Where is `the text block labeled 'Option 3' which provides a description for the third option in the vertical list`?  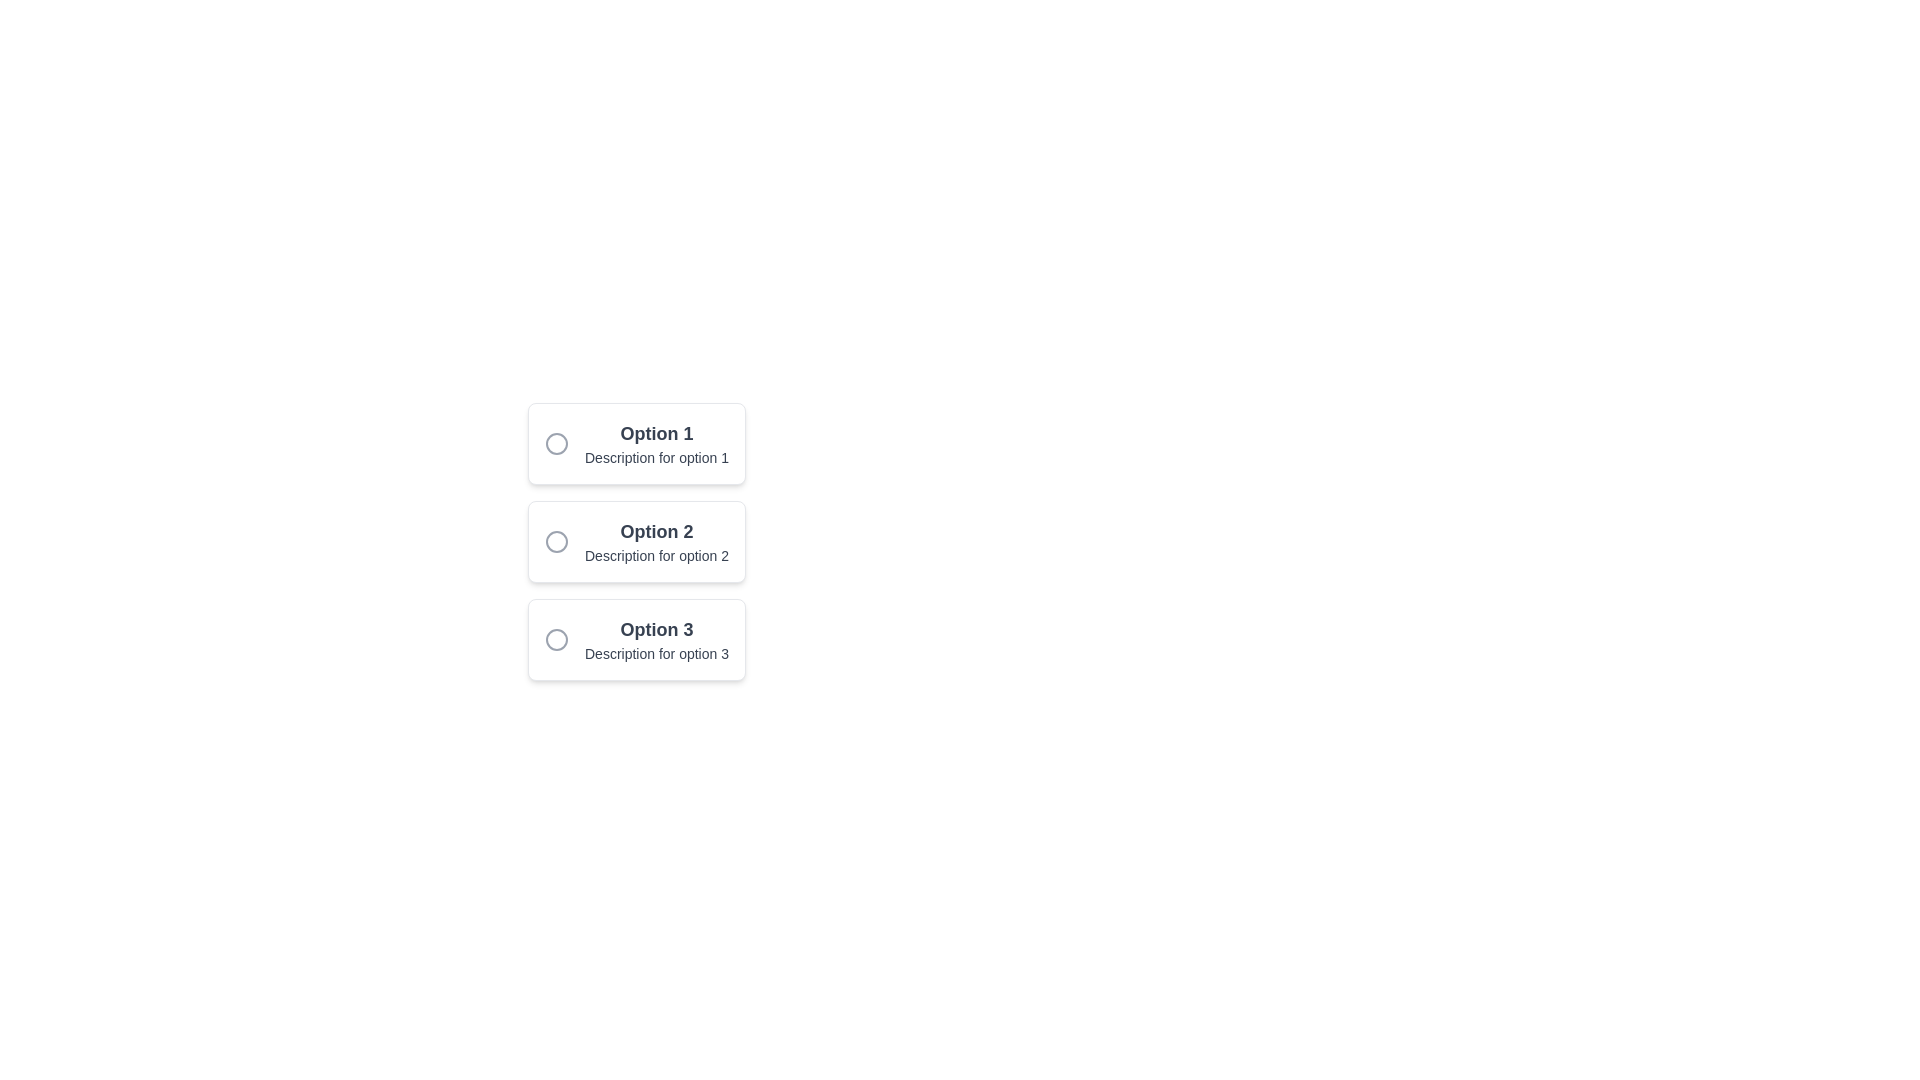
the text block labeled 'Option 3' which provides a description for the third option in the vertical list is located at coordinates (657, 640).